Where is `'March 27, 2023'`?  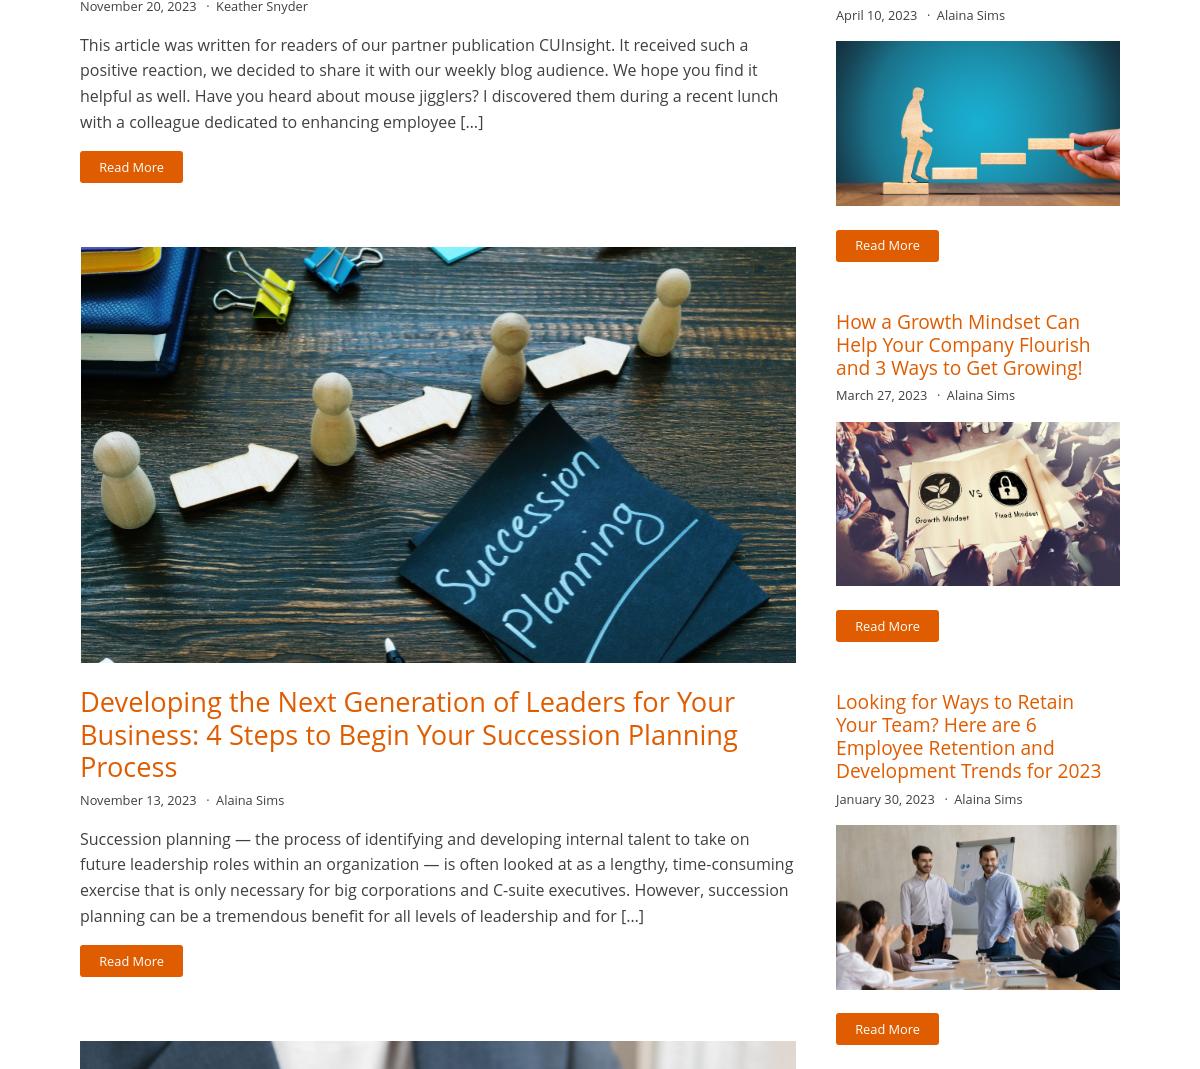 'March 27, 2023' is located at coordinates (881, 394).